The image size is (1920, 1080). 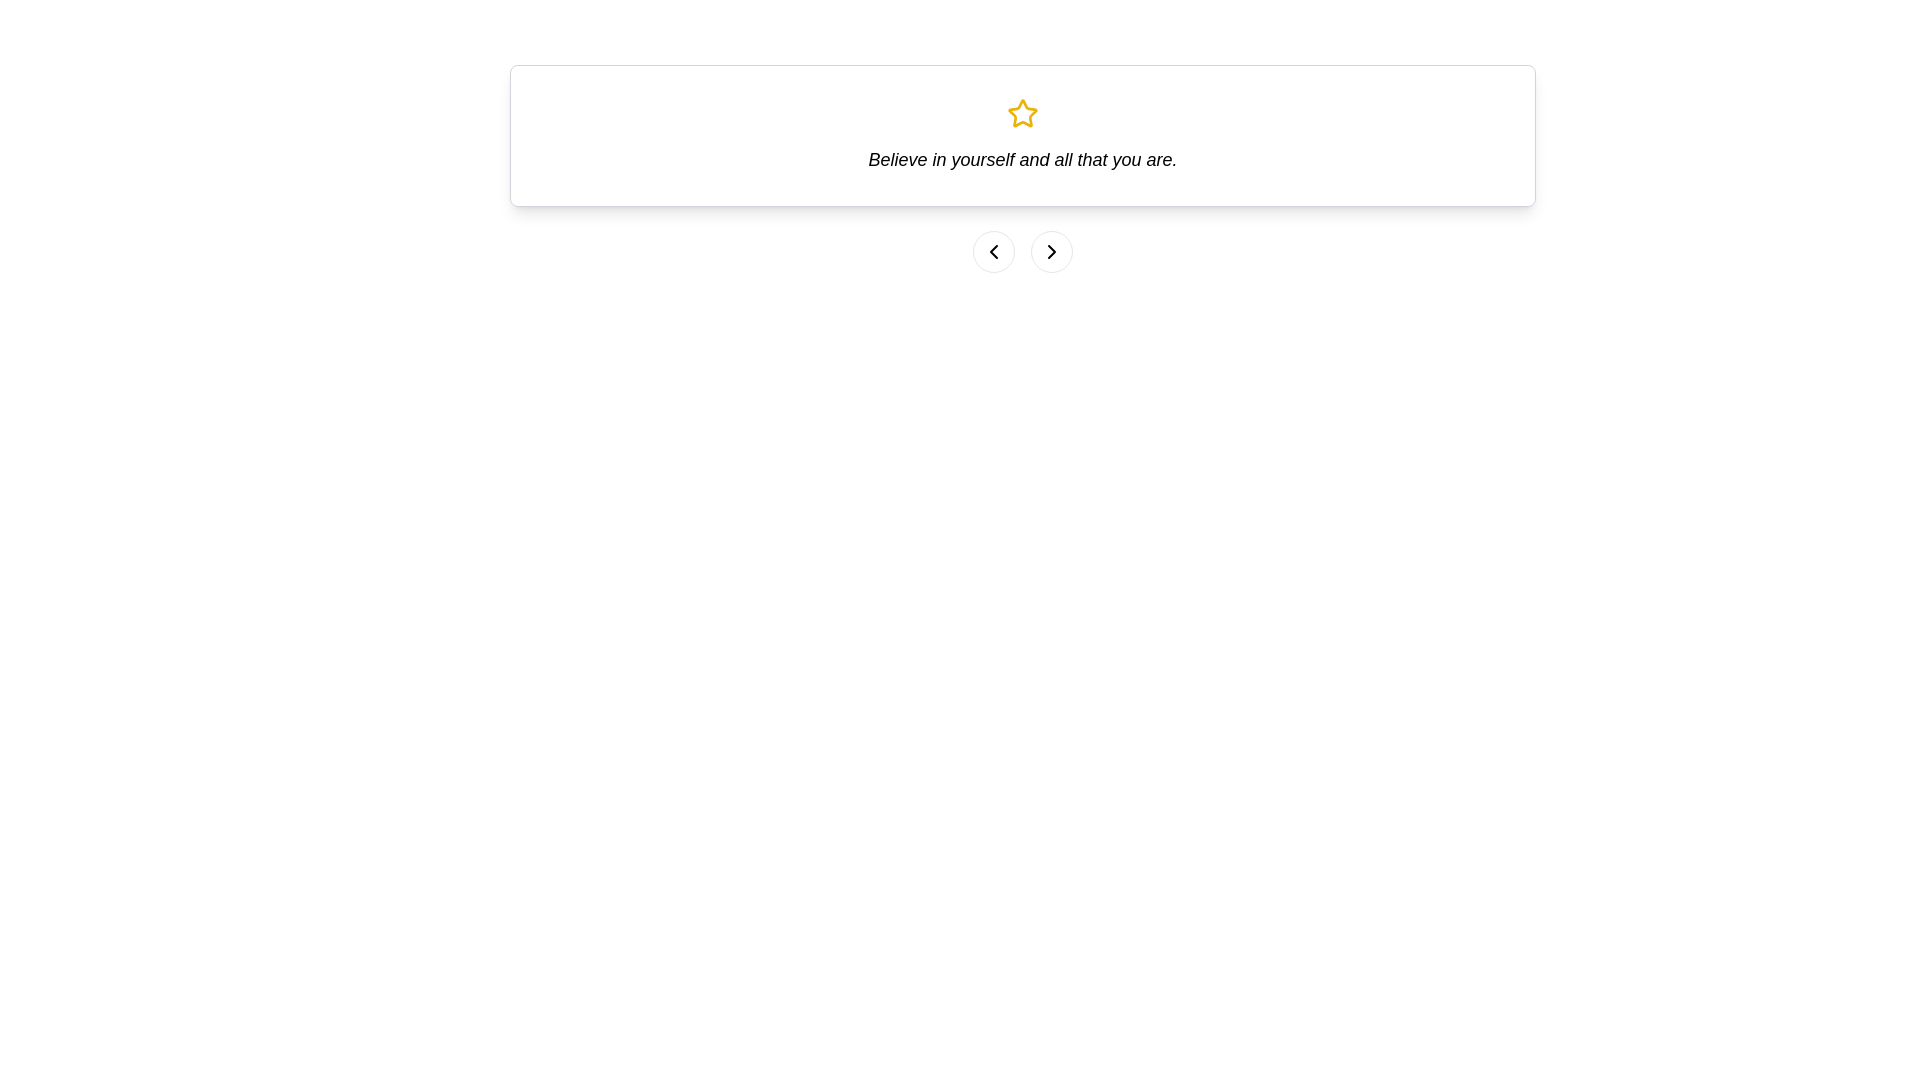 I want to click on the circular button with a left-pointing chevron icon, so click(x=993, y=250).